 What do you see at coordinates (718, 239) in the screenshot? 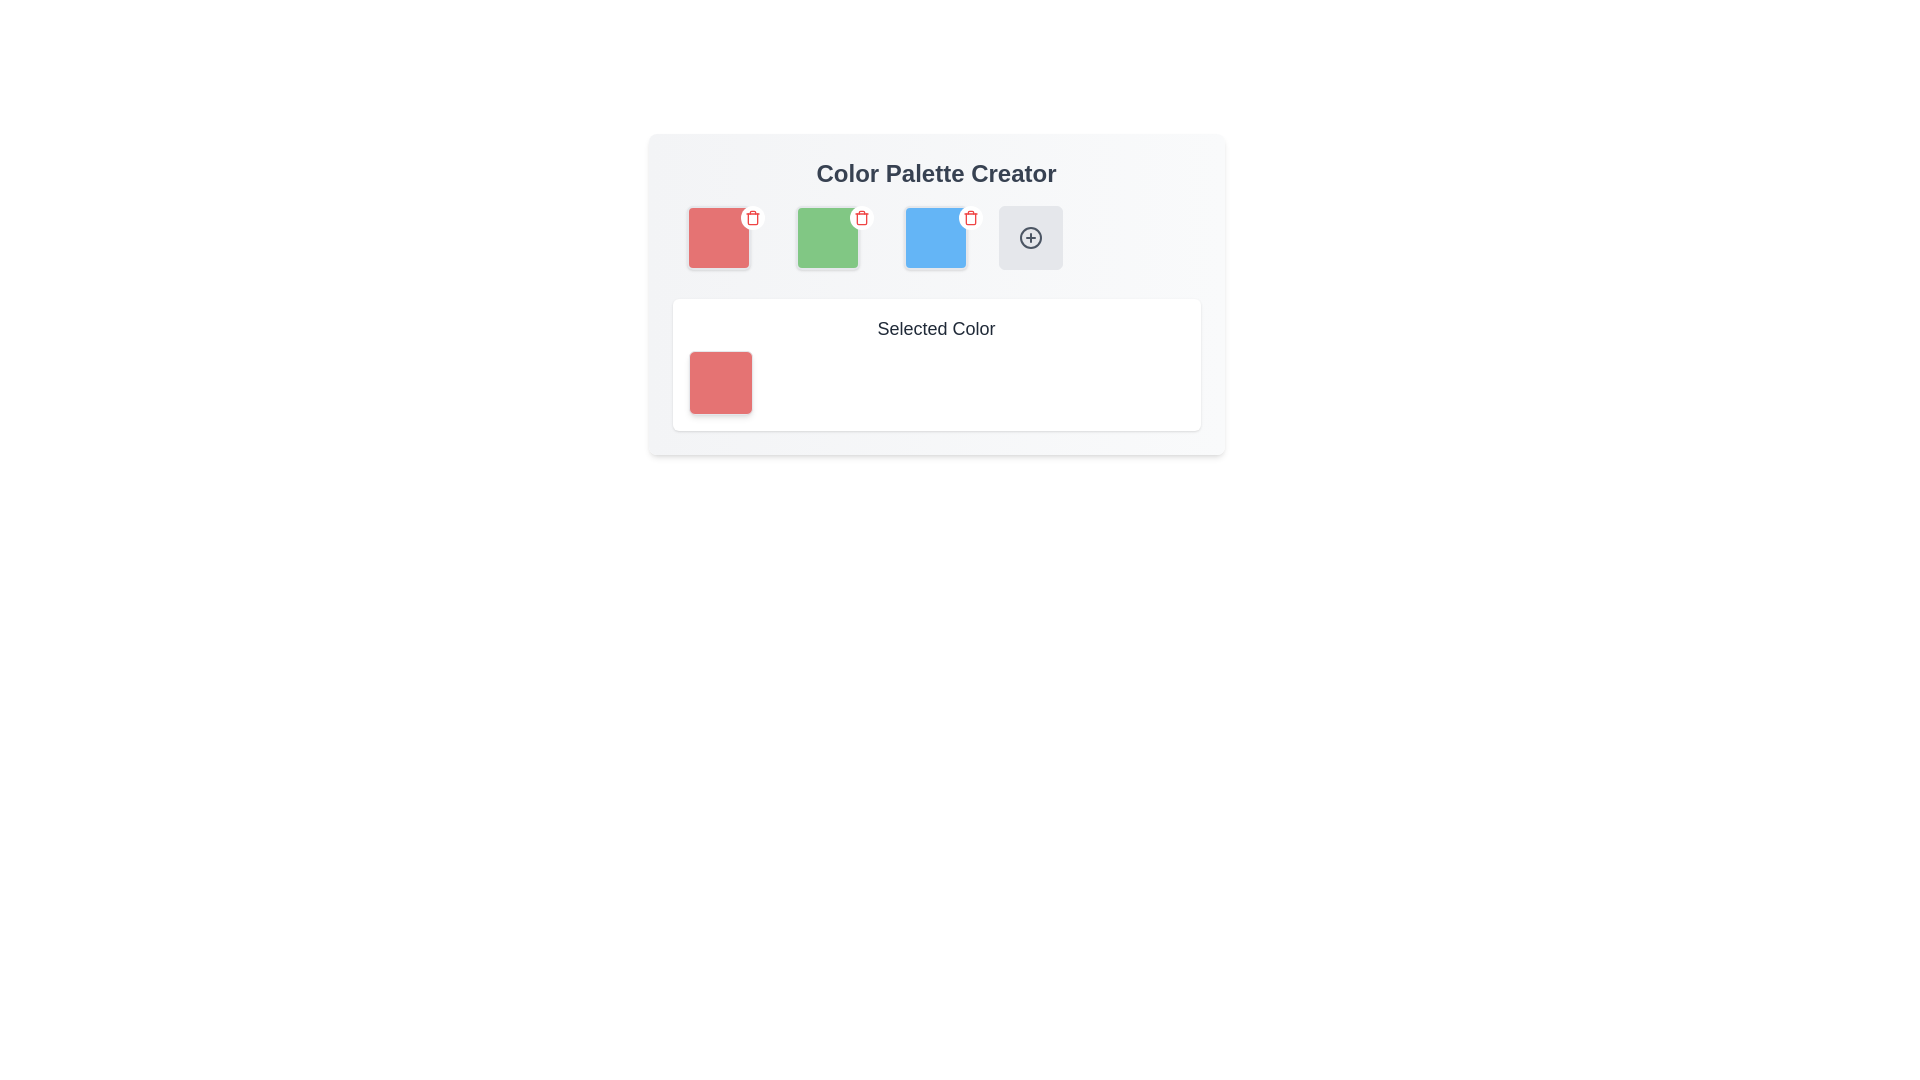
I see `the first colored square button in the 'Color Palette Creator' section` at bounding box center [718, 239].